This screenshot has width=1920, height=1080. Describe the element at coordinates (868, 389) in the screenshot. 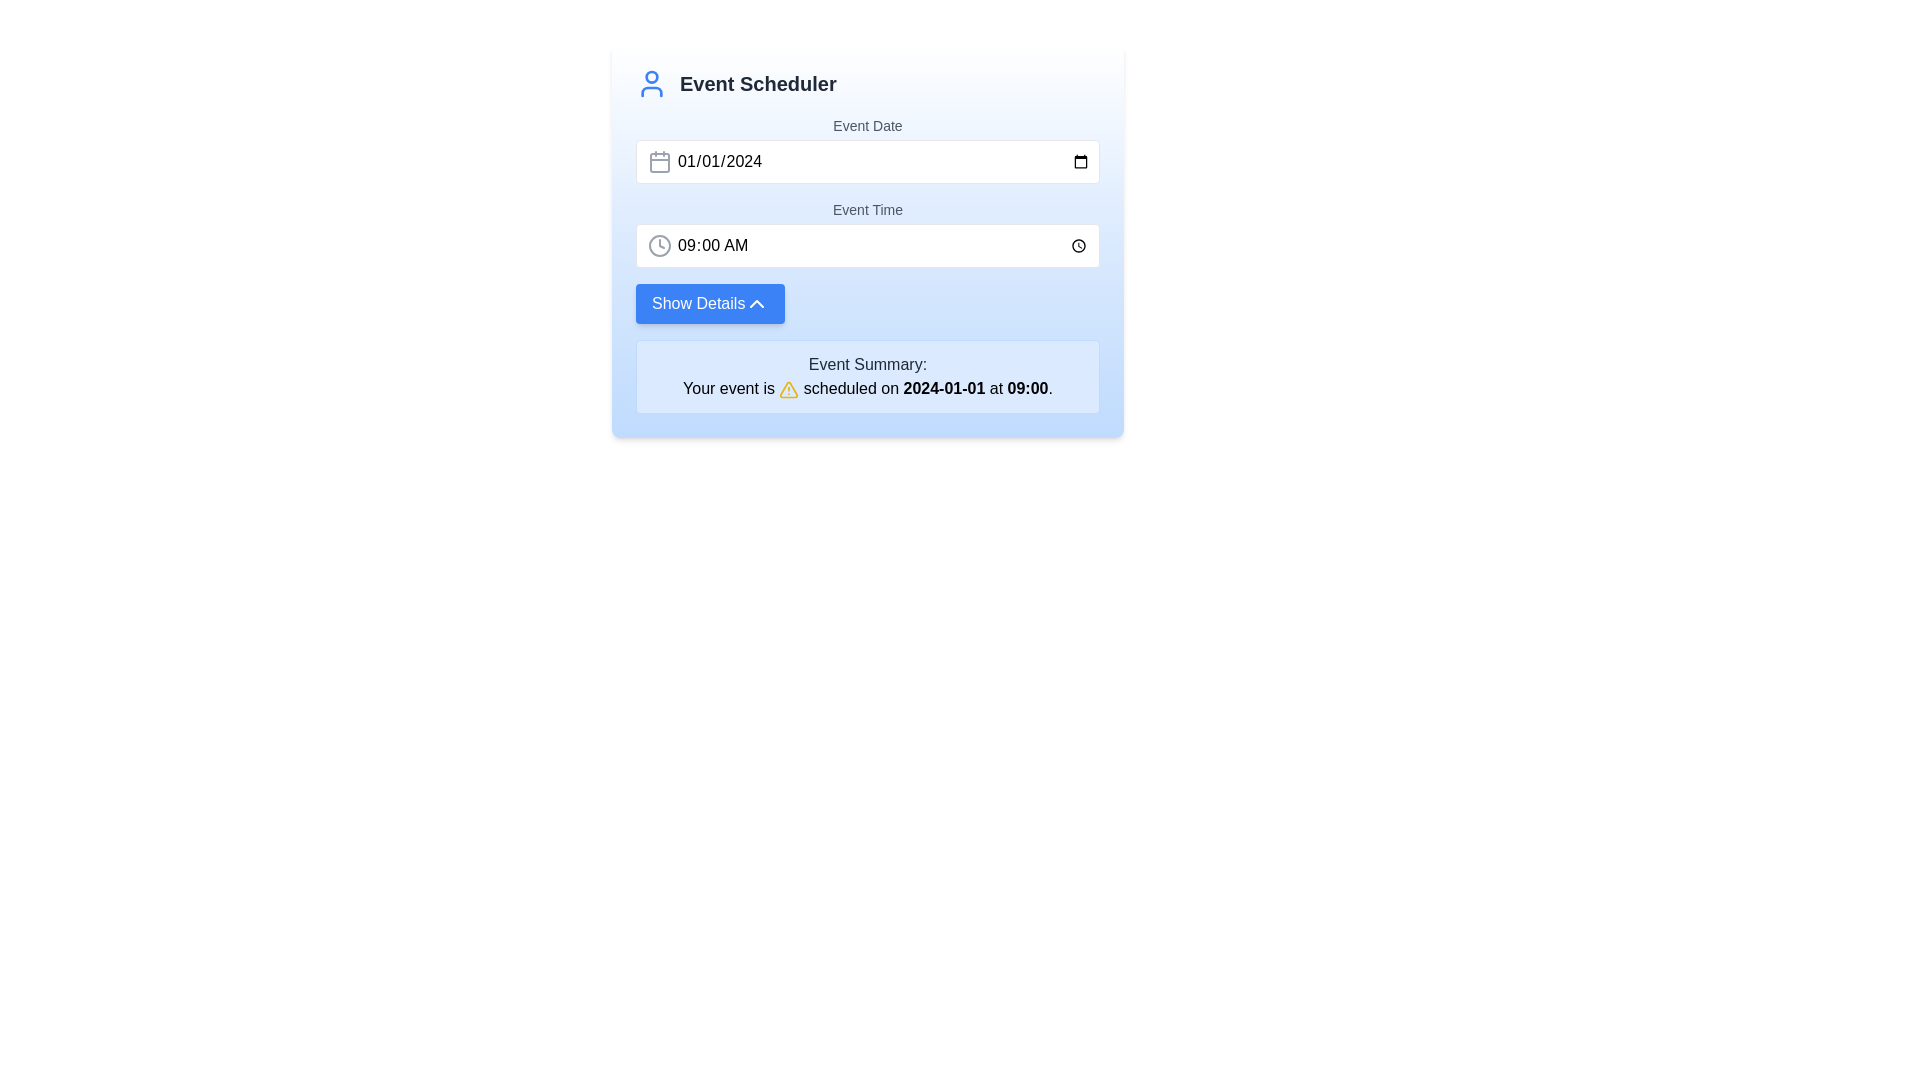

I see `the Static Text with Icon displaying the event's scheduled details, located under the 'Event Summary' title and below the 'Show Details' button` at that location.